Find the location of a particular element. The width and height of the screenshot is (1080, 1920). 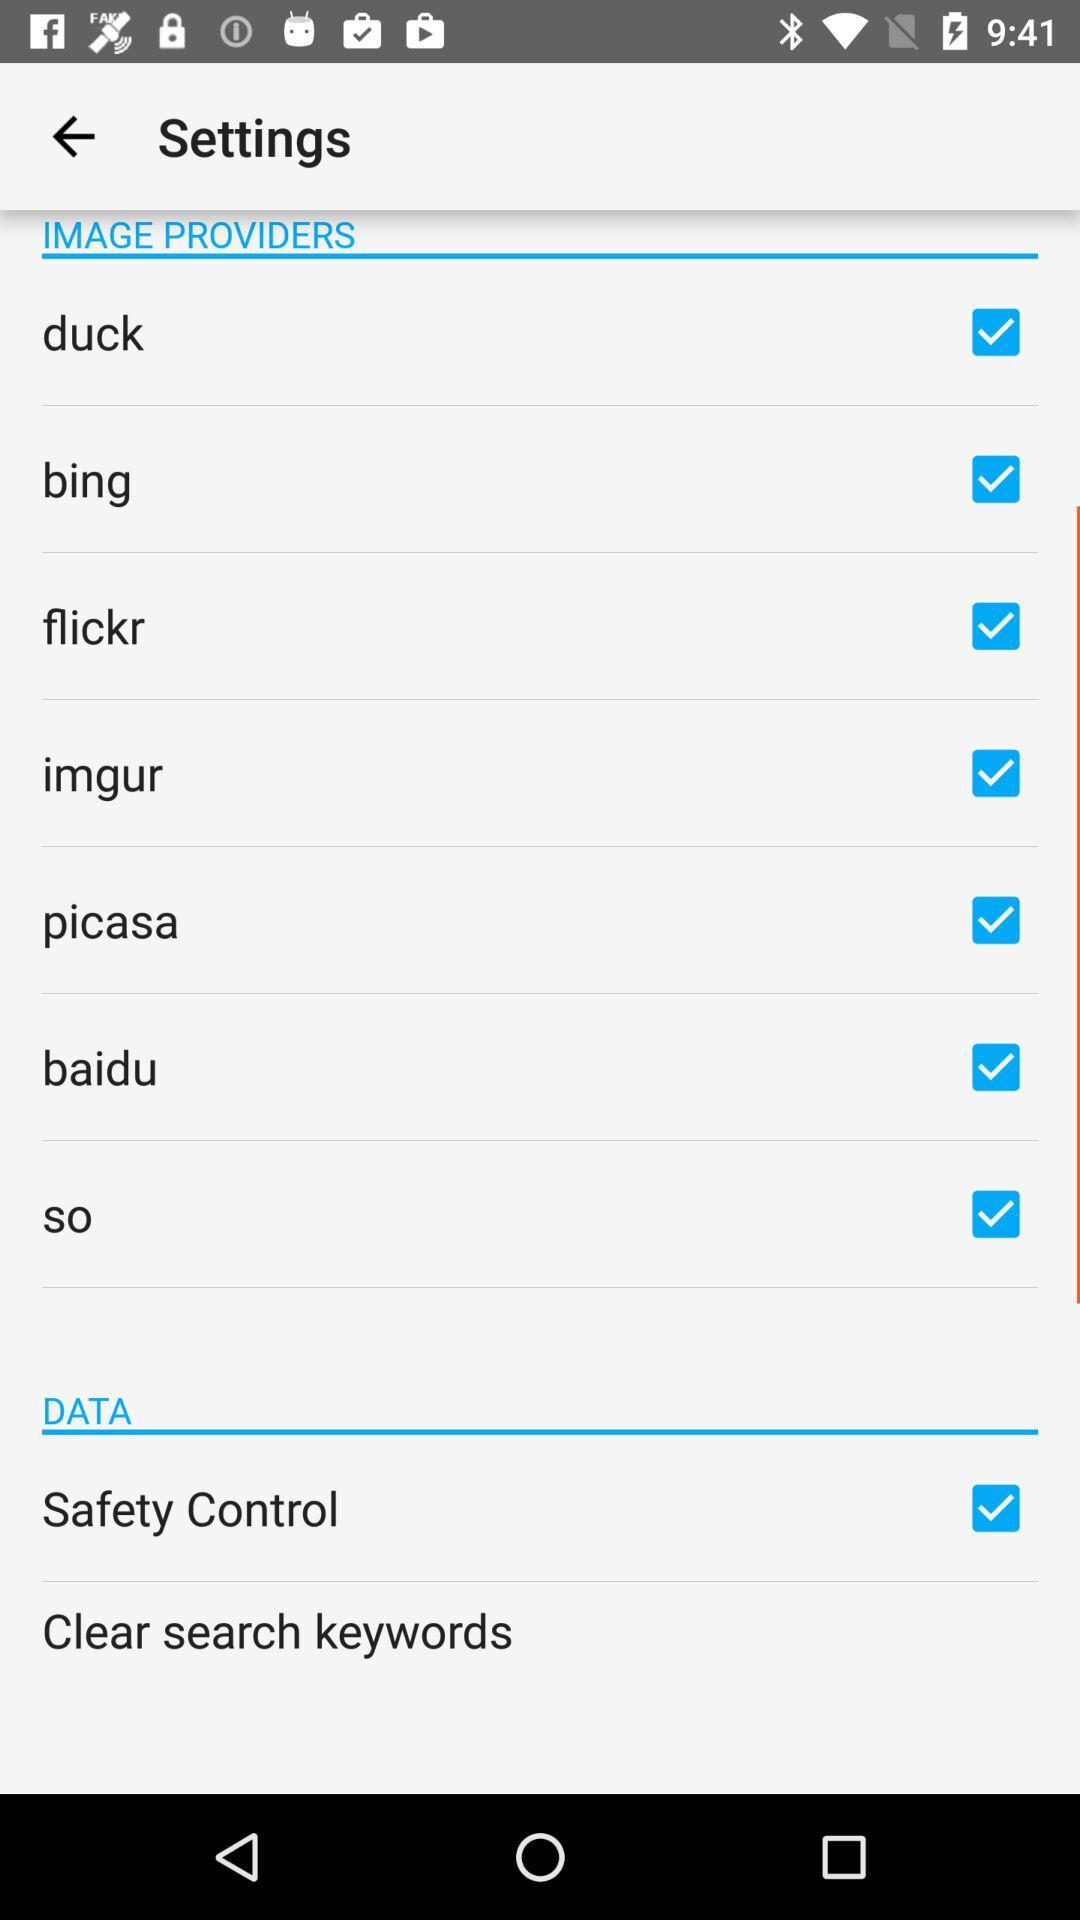

enable disable option is located at coordinates (995, 477).